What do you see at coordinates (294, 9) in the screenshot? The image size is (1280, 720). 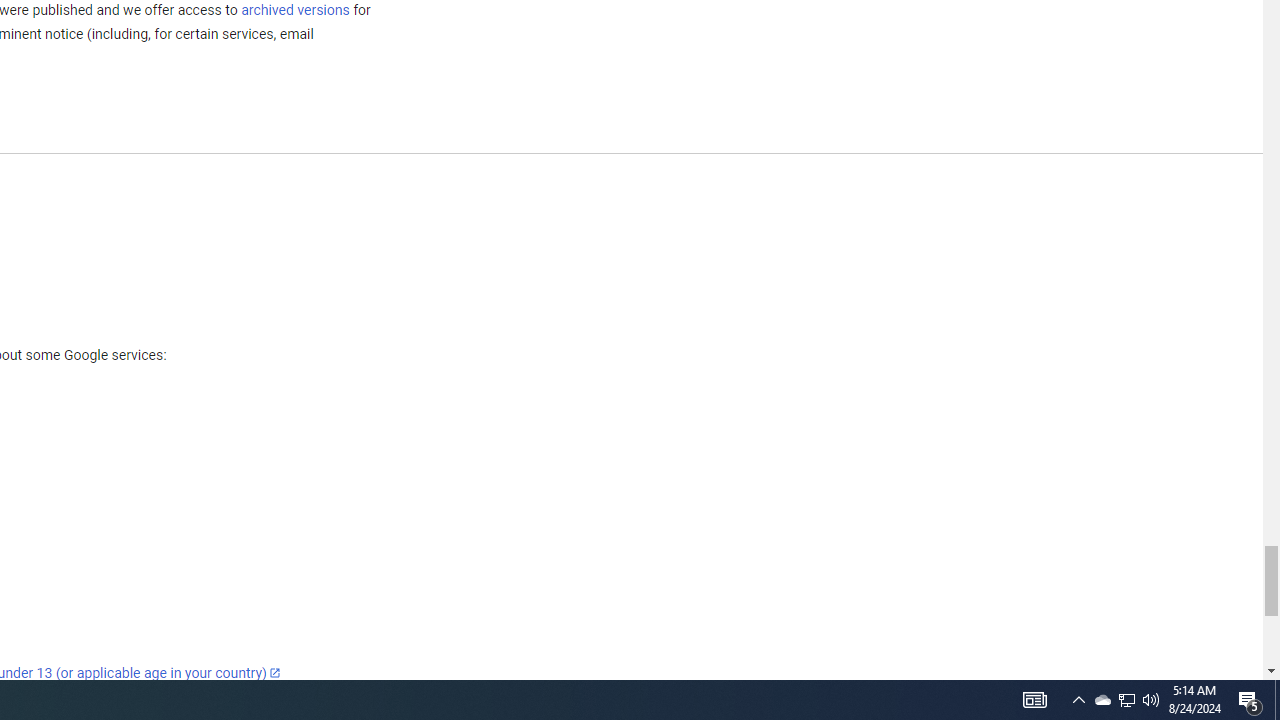 I see `'archived versions'` at bounding box center [294, 9].